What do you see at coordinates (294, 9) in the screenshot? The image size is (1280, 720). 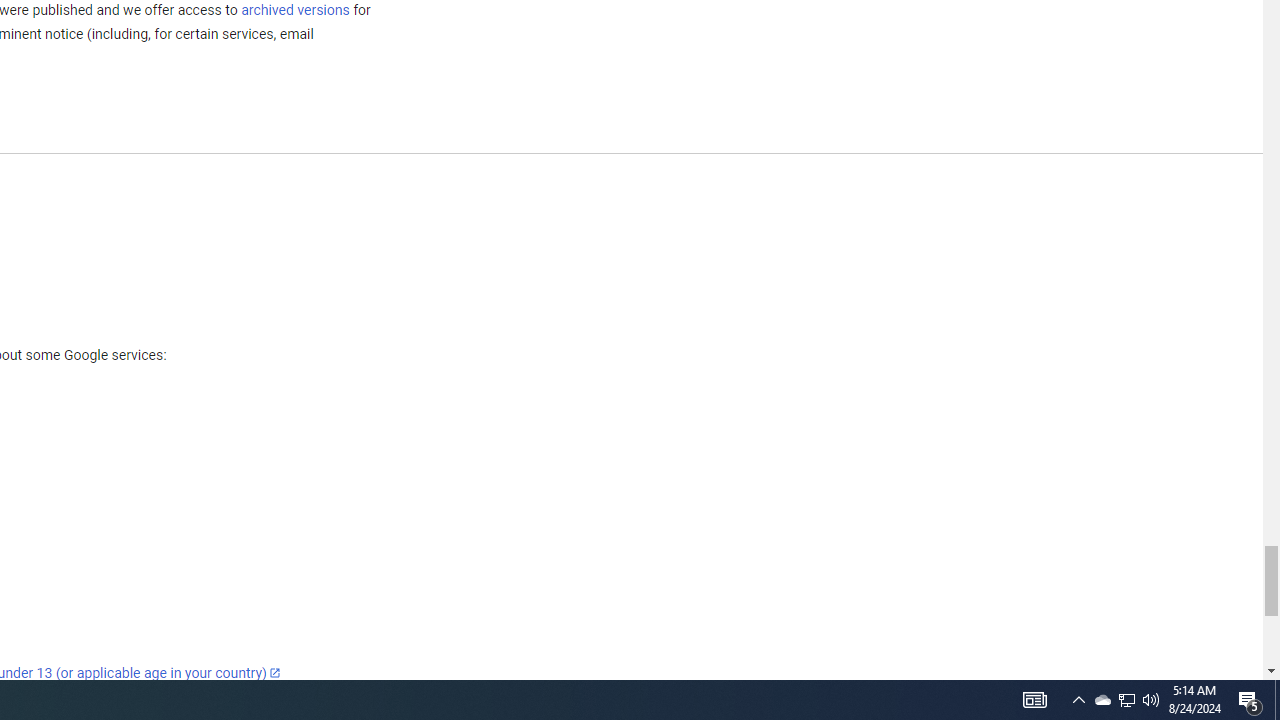 I see `'archived versions'` at bounding box center [294, 9].